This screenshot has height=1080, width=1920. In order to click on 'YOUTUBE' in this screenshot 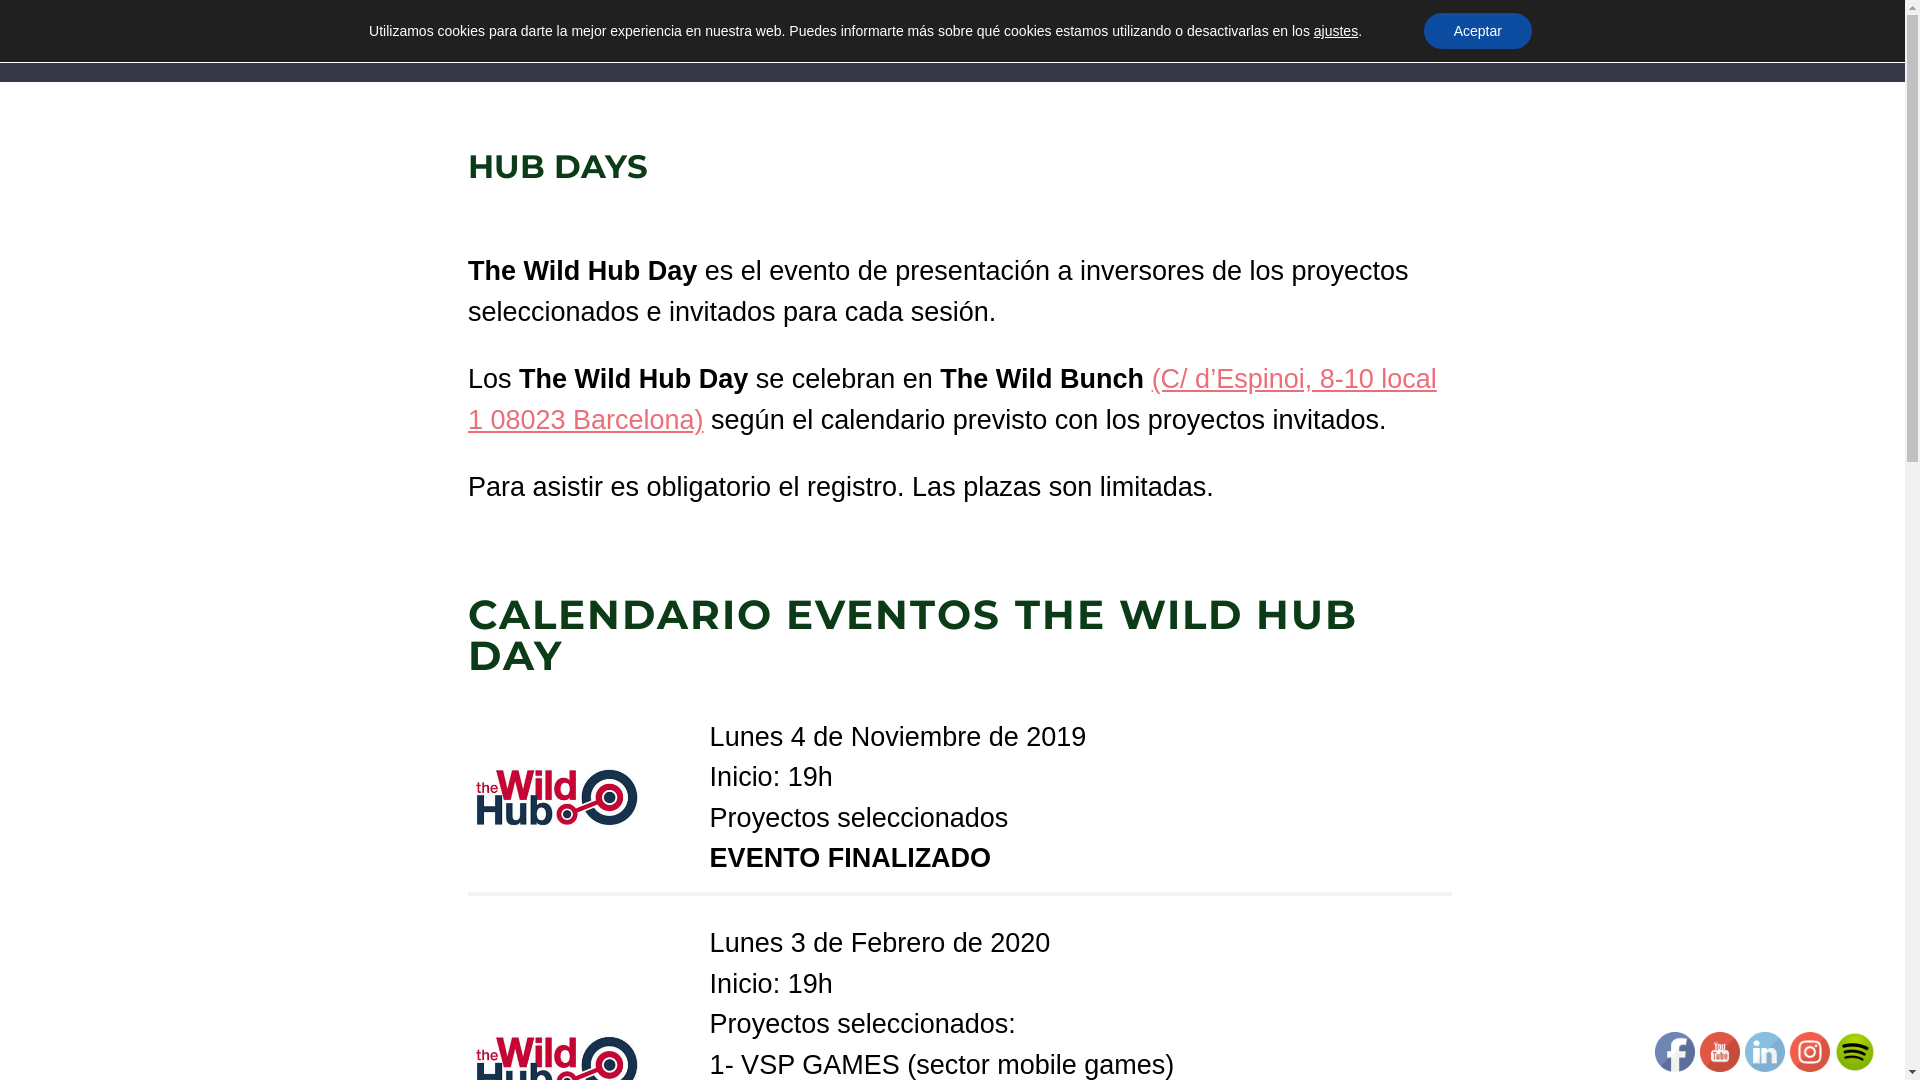, I will do `click(1718, 1051)`.